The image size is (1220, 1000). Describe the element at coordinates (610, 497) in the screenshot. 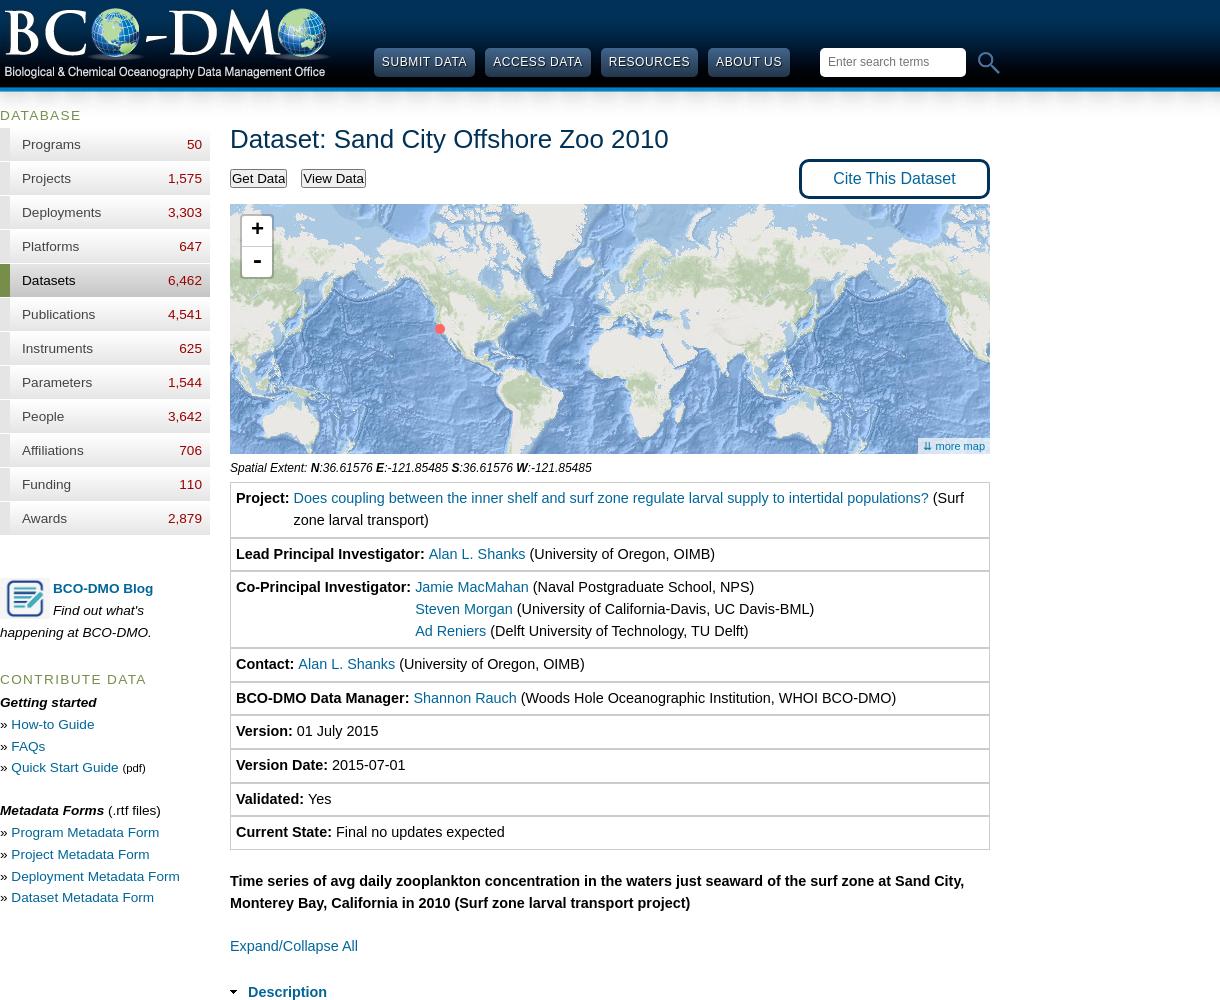

I see `'Does coupling between the inner shelf and surf zone regulate larval supply to intertidal populations?'` at that location.